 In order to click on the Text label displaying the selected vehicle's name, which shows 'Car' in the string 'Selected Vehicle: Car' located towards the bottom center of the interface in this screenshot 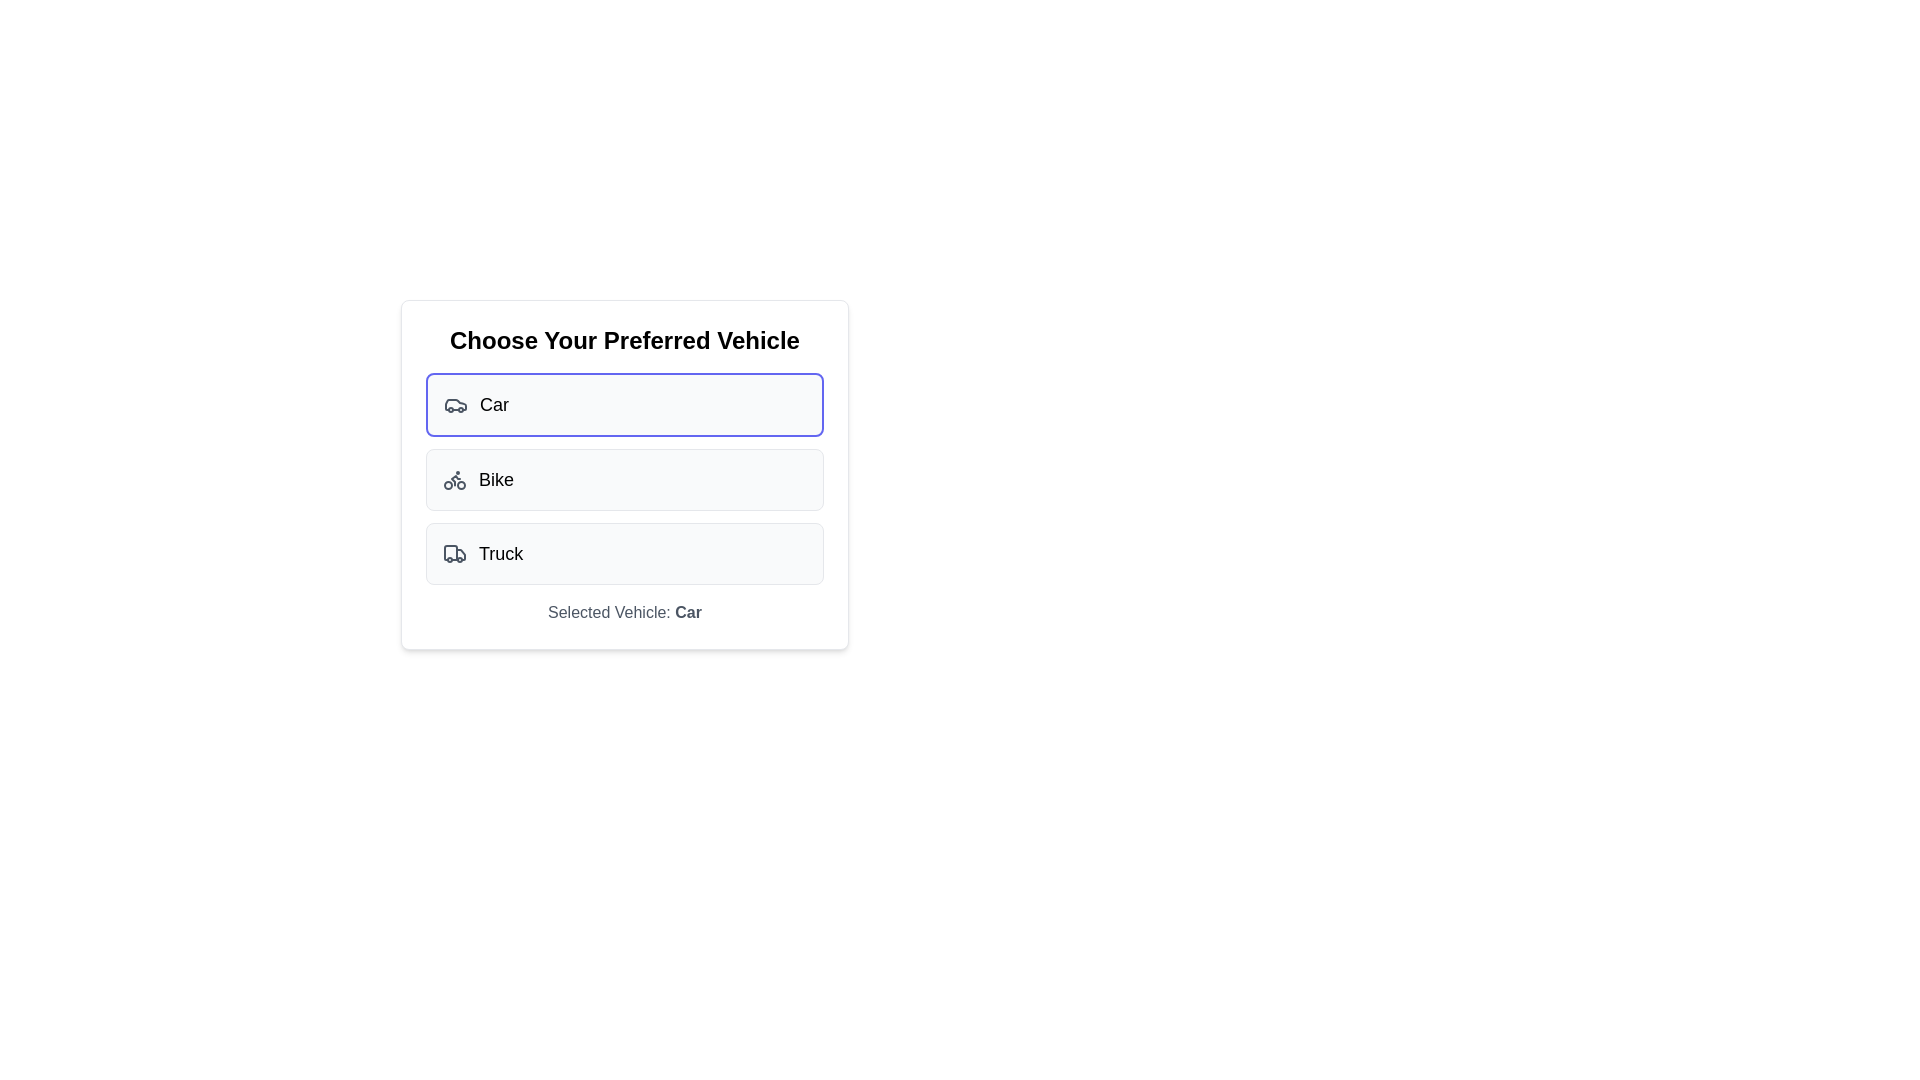, I will do `click(688, 611)`.